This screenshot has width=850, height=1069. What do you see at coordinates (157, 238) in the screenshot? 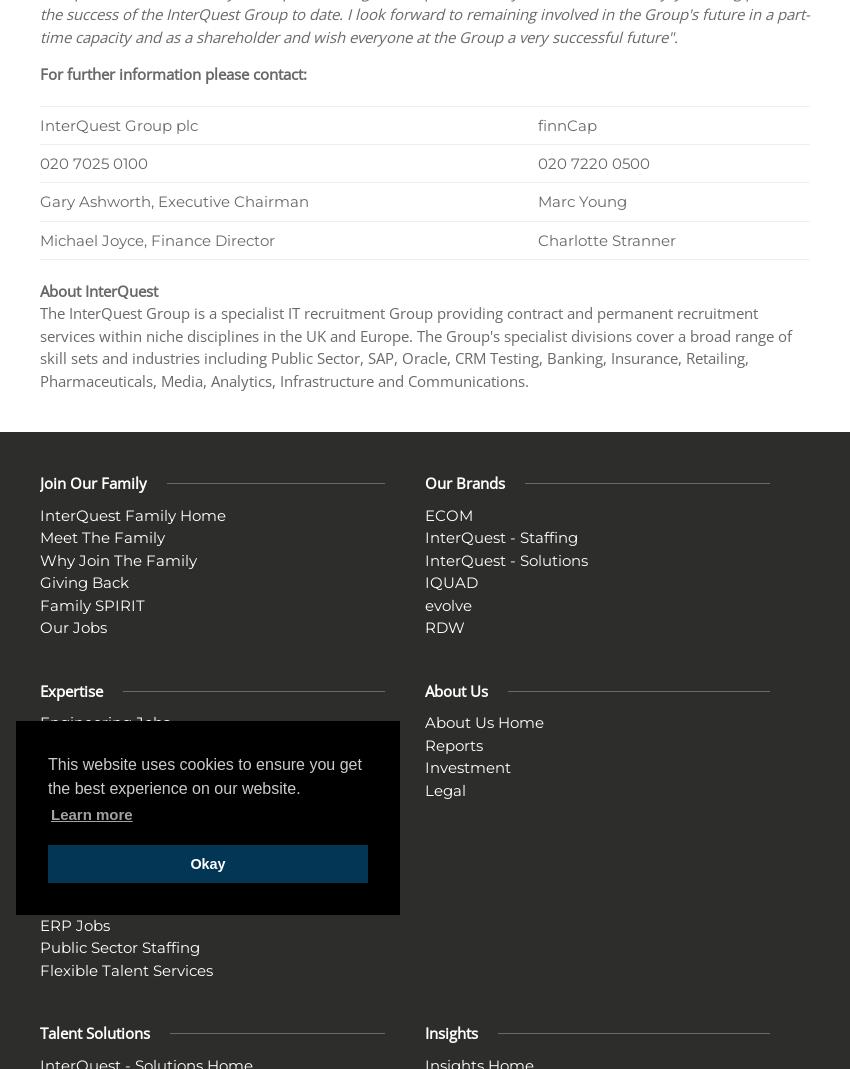
I see `'Michael Joyce, Finance Director'` at bounding box center [157, 238].